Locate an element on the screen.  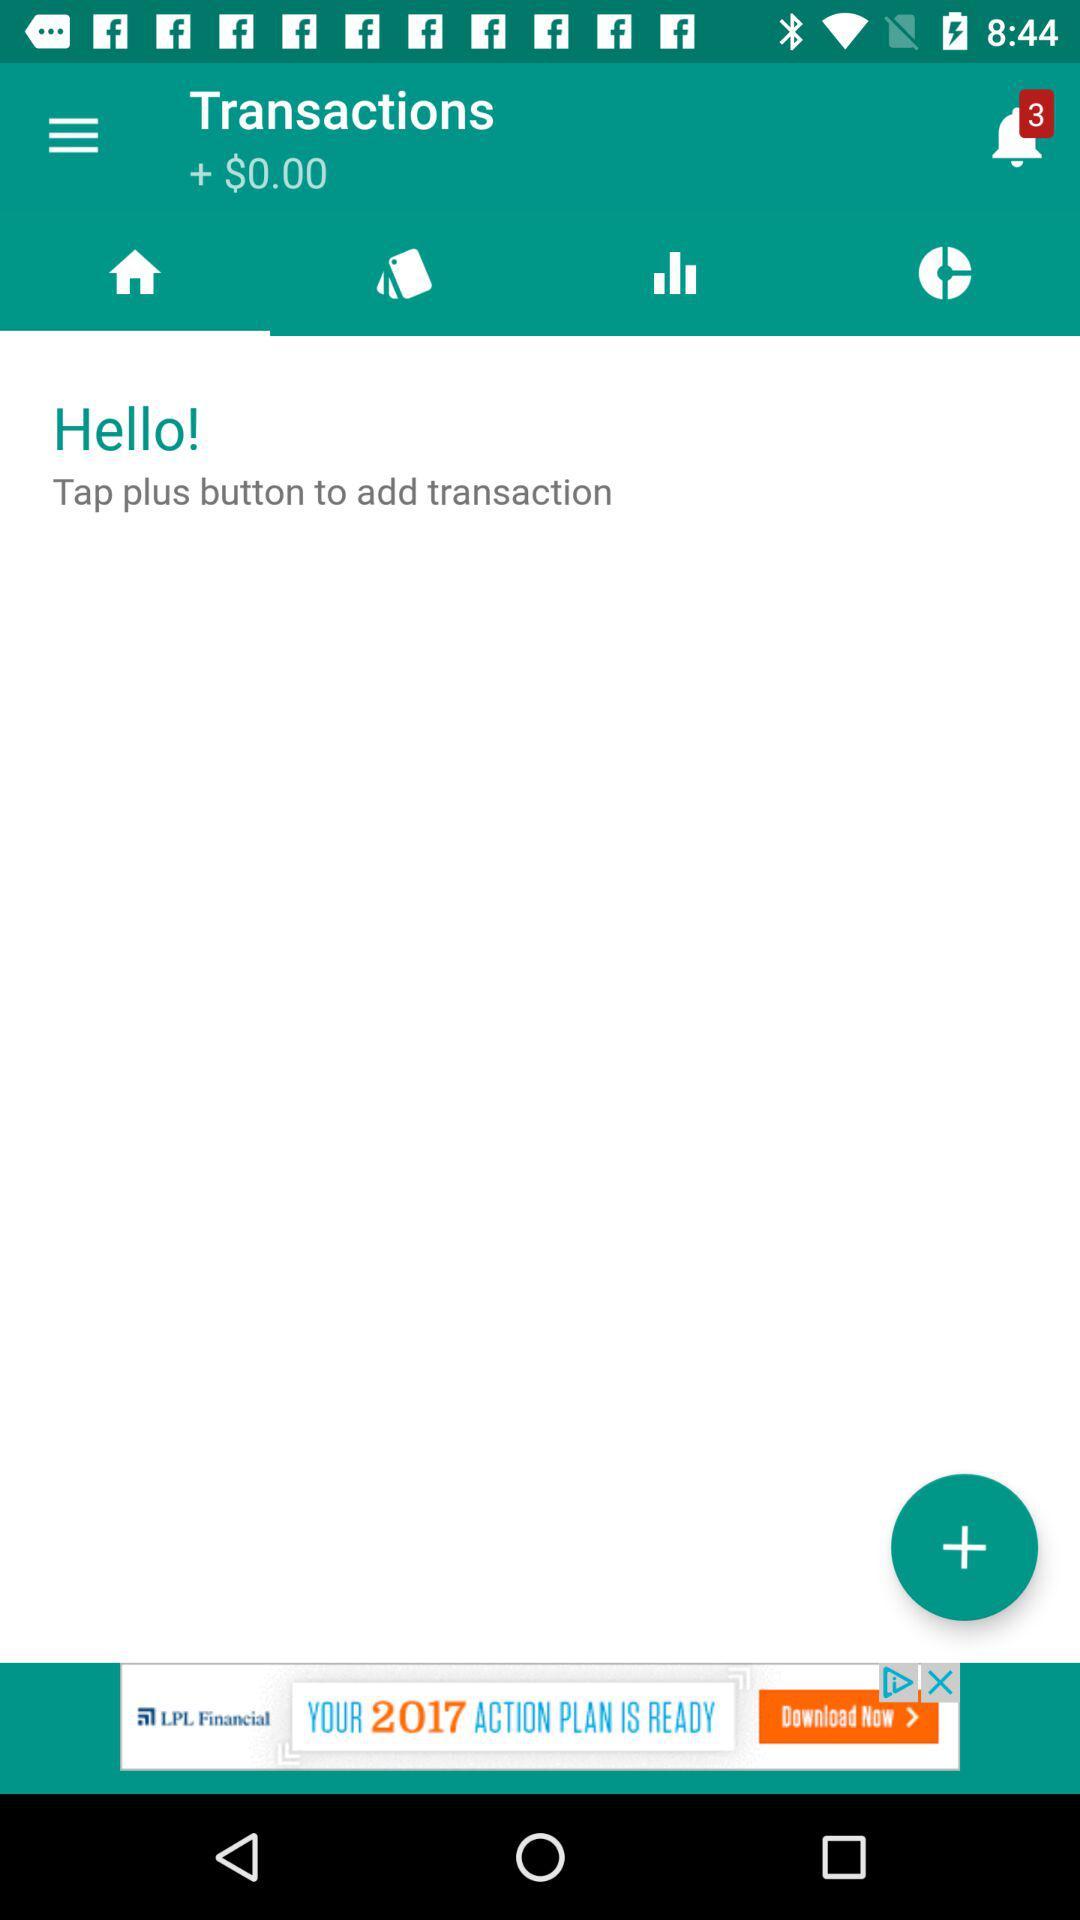
the transactions is located at coordinates (963, 1546).